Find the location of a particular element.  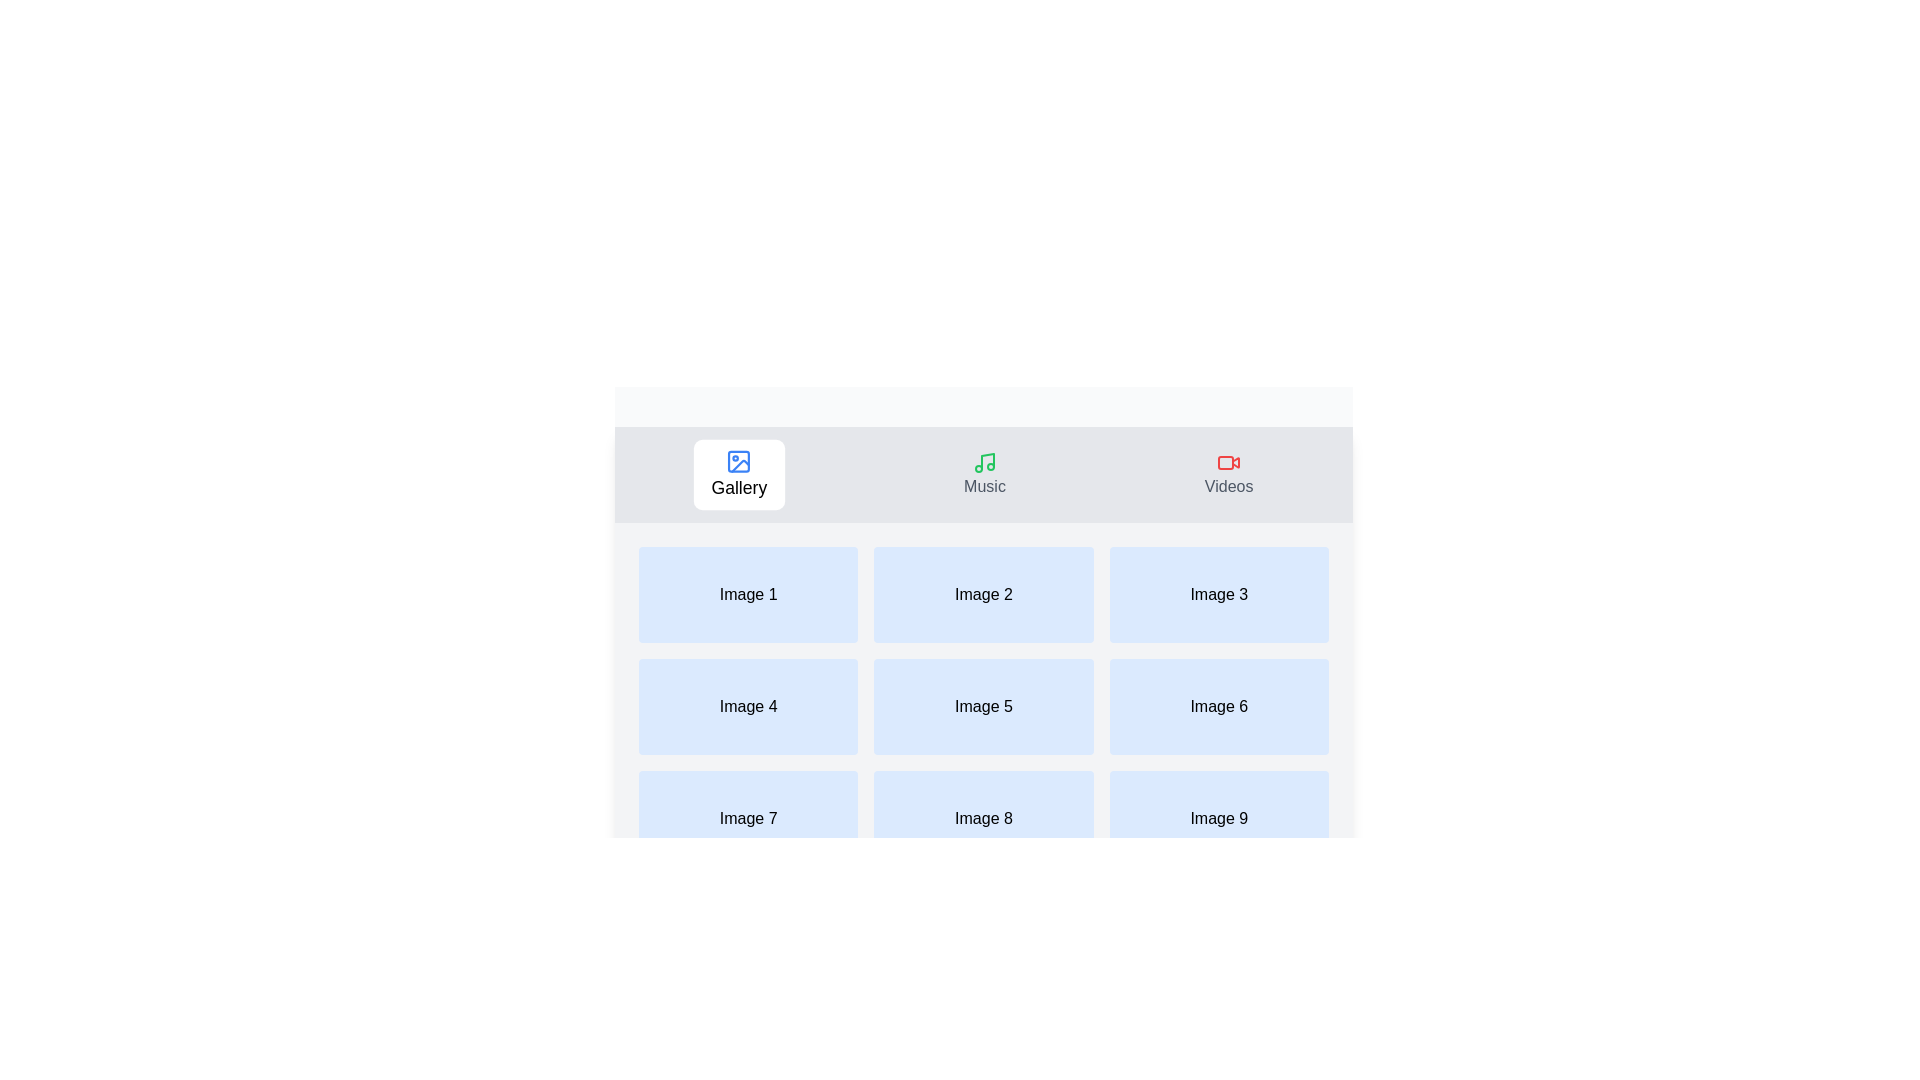

the tab labeled Videos to select it is located at coordinates (1228, 474).